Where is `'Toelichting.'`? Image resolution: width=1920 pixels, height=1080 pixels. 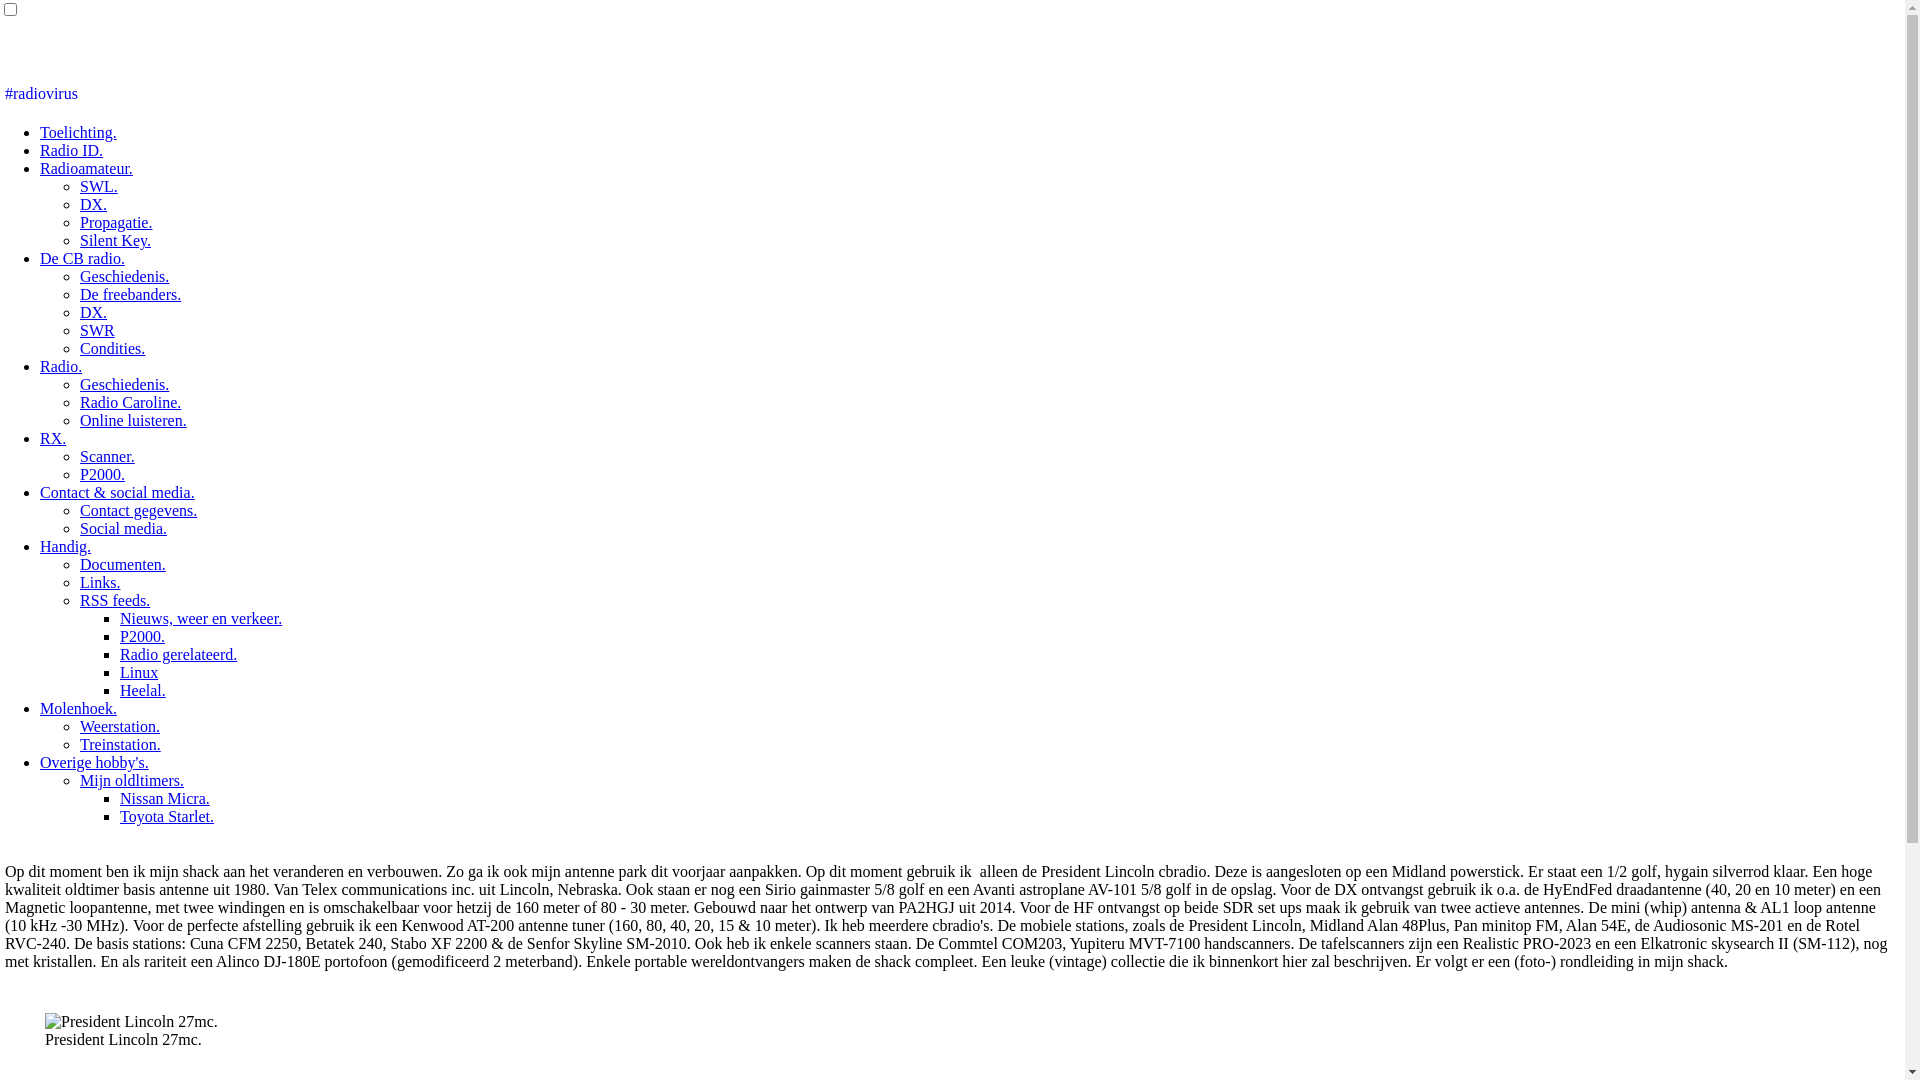
'Toelichting.' is located at coordinates (78, 132).